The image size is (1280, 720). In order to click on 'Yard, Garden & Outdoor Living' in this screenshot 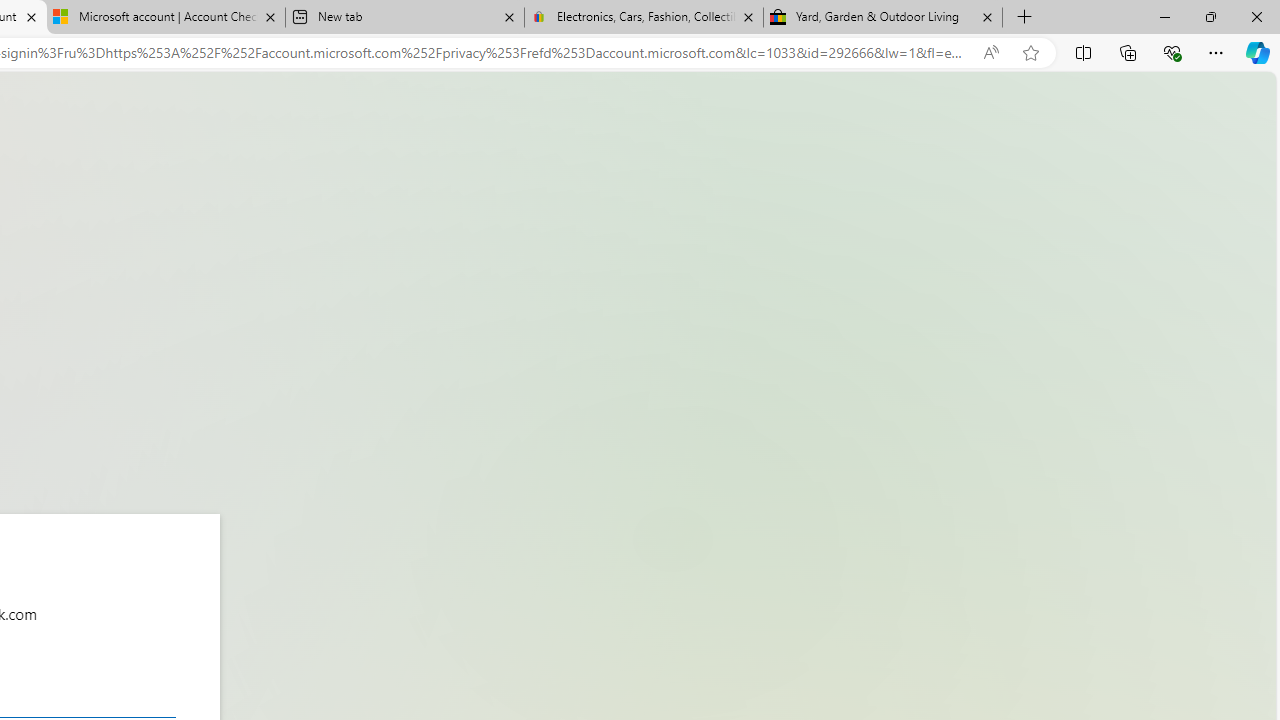, I will do `click(882, 17)`.